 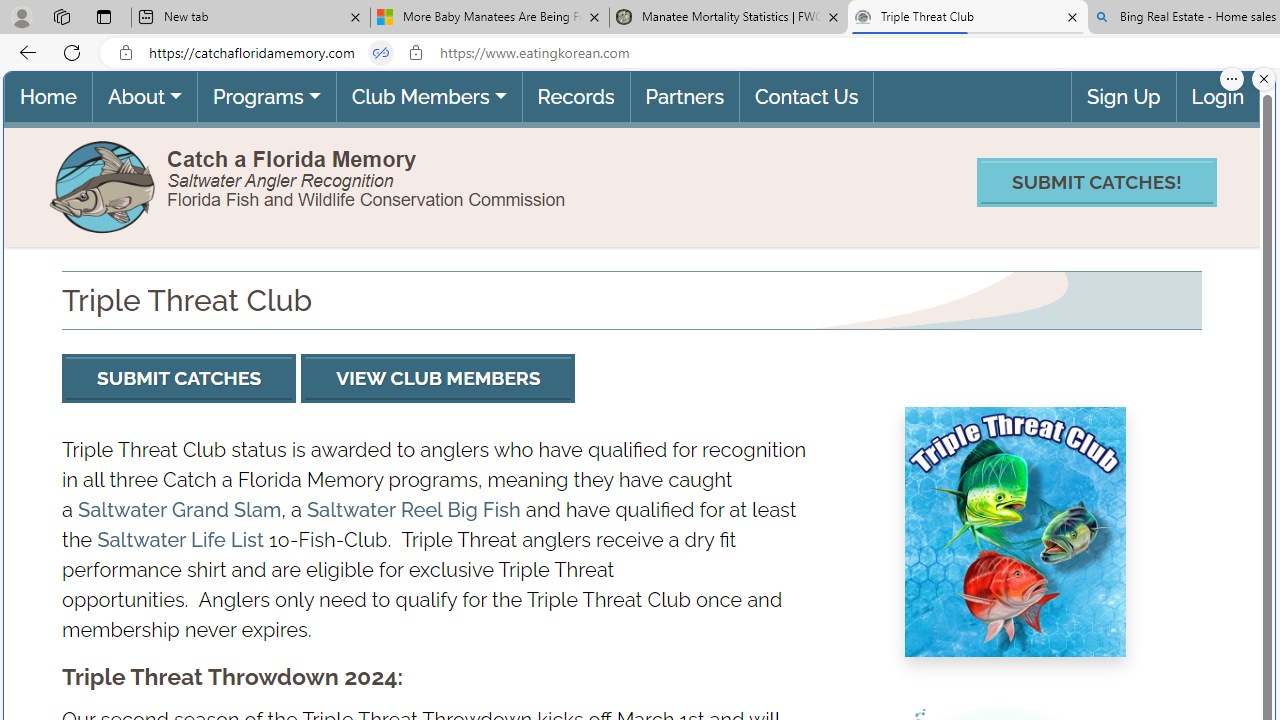 What do you see at coordinates (1231, 78) in the screenshot?
I see `'More options.'` at bounding box center [1231, 78].